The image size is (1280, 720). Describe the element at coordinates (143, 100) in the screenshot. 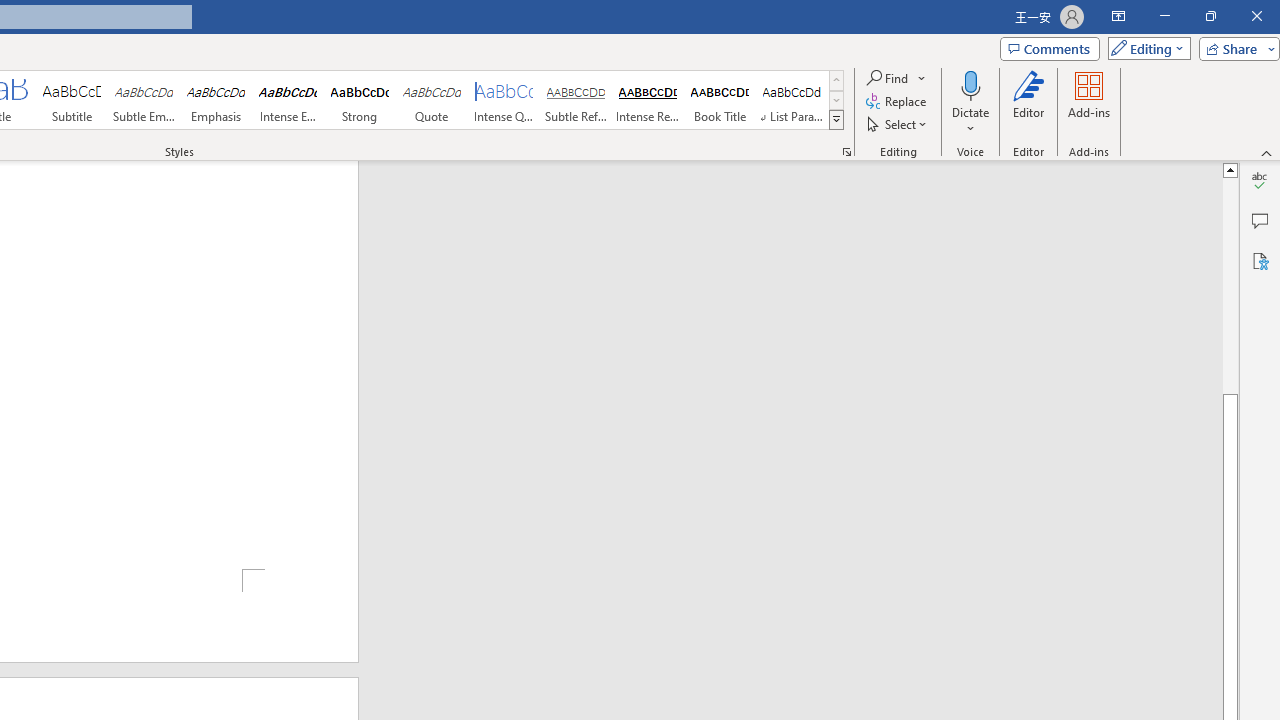

I see `'Subtle Emphasis'` at that location.